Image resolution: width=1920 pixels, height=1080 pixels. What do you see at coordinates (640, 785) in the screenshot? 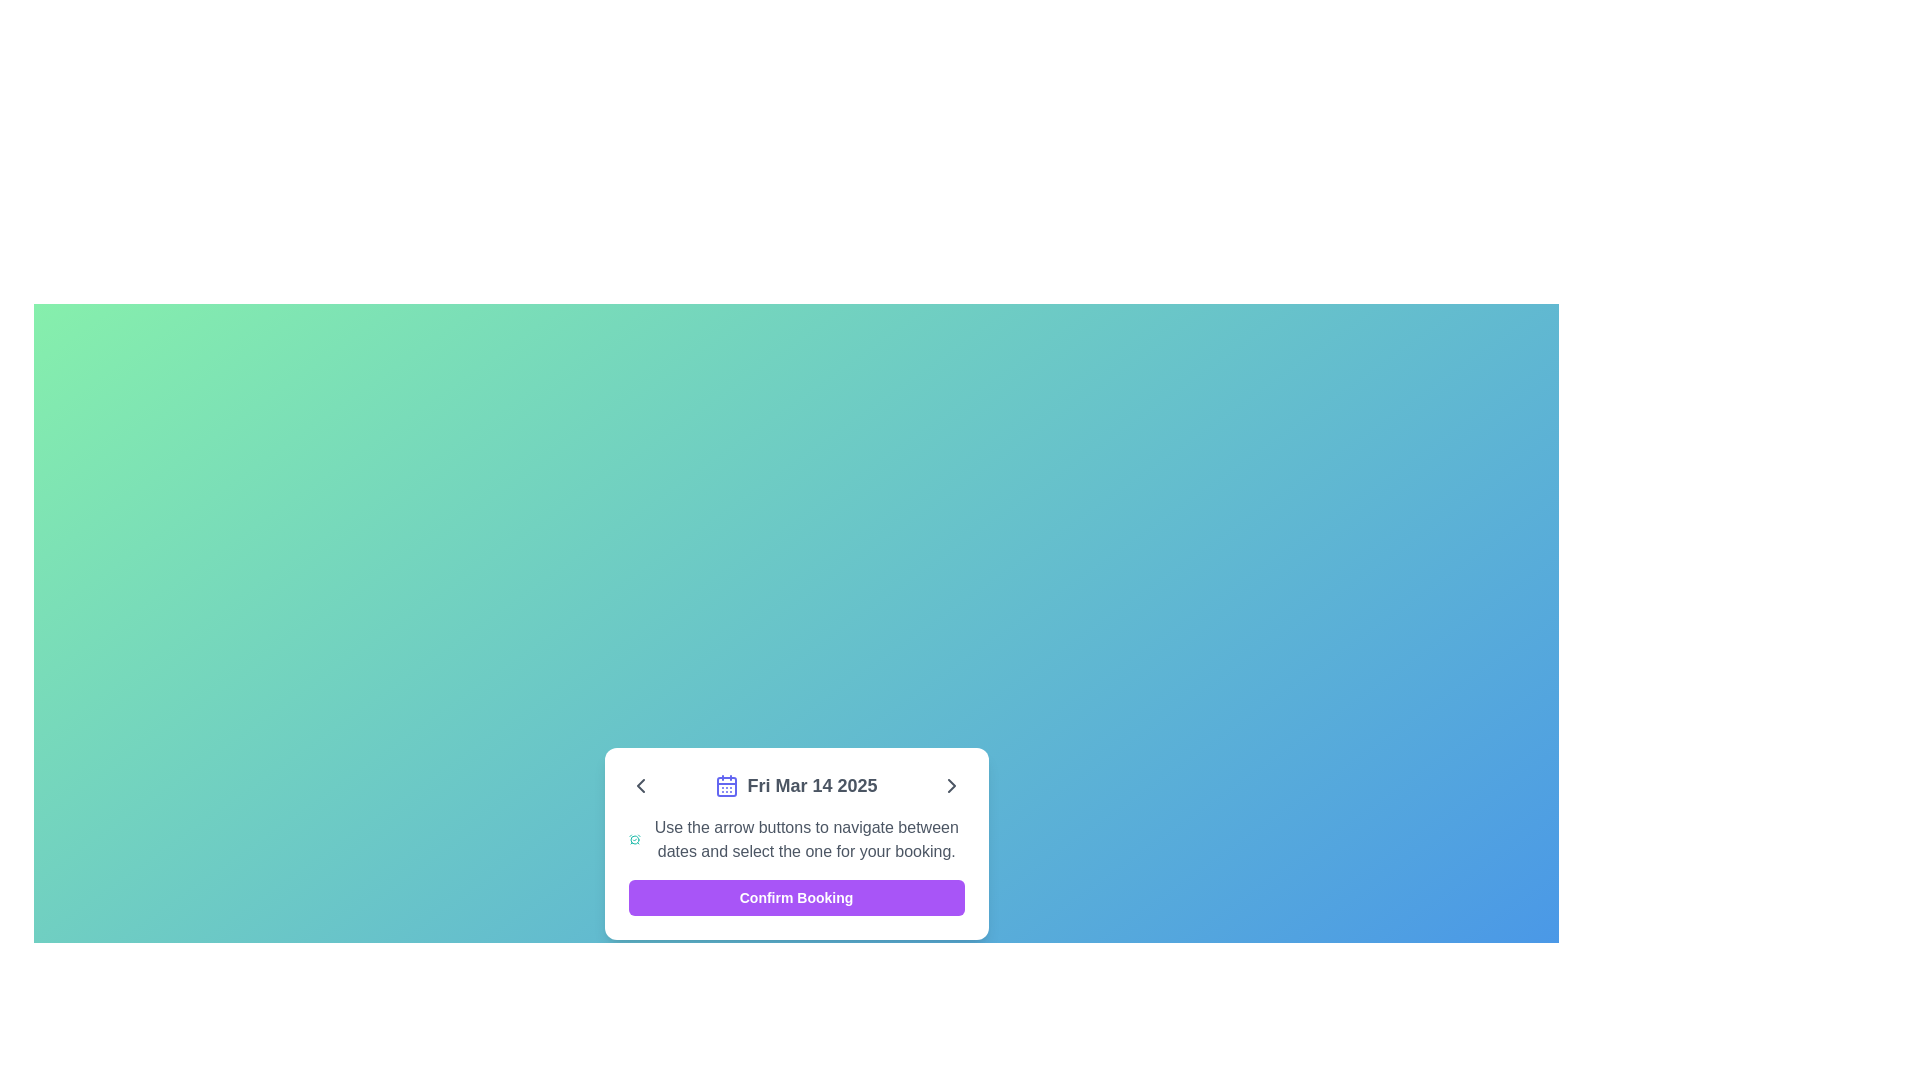
I see `the leftward-pointing arrow icon button located in the navigation control toolbar, which is positioned to the left of the date display 'Fri Mar 14 2025'` at bounding box center [640, 785].